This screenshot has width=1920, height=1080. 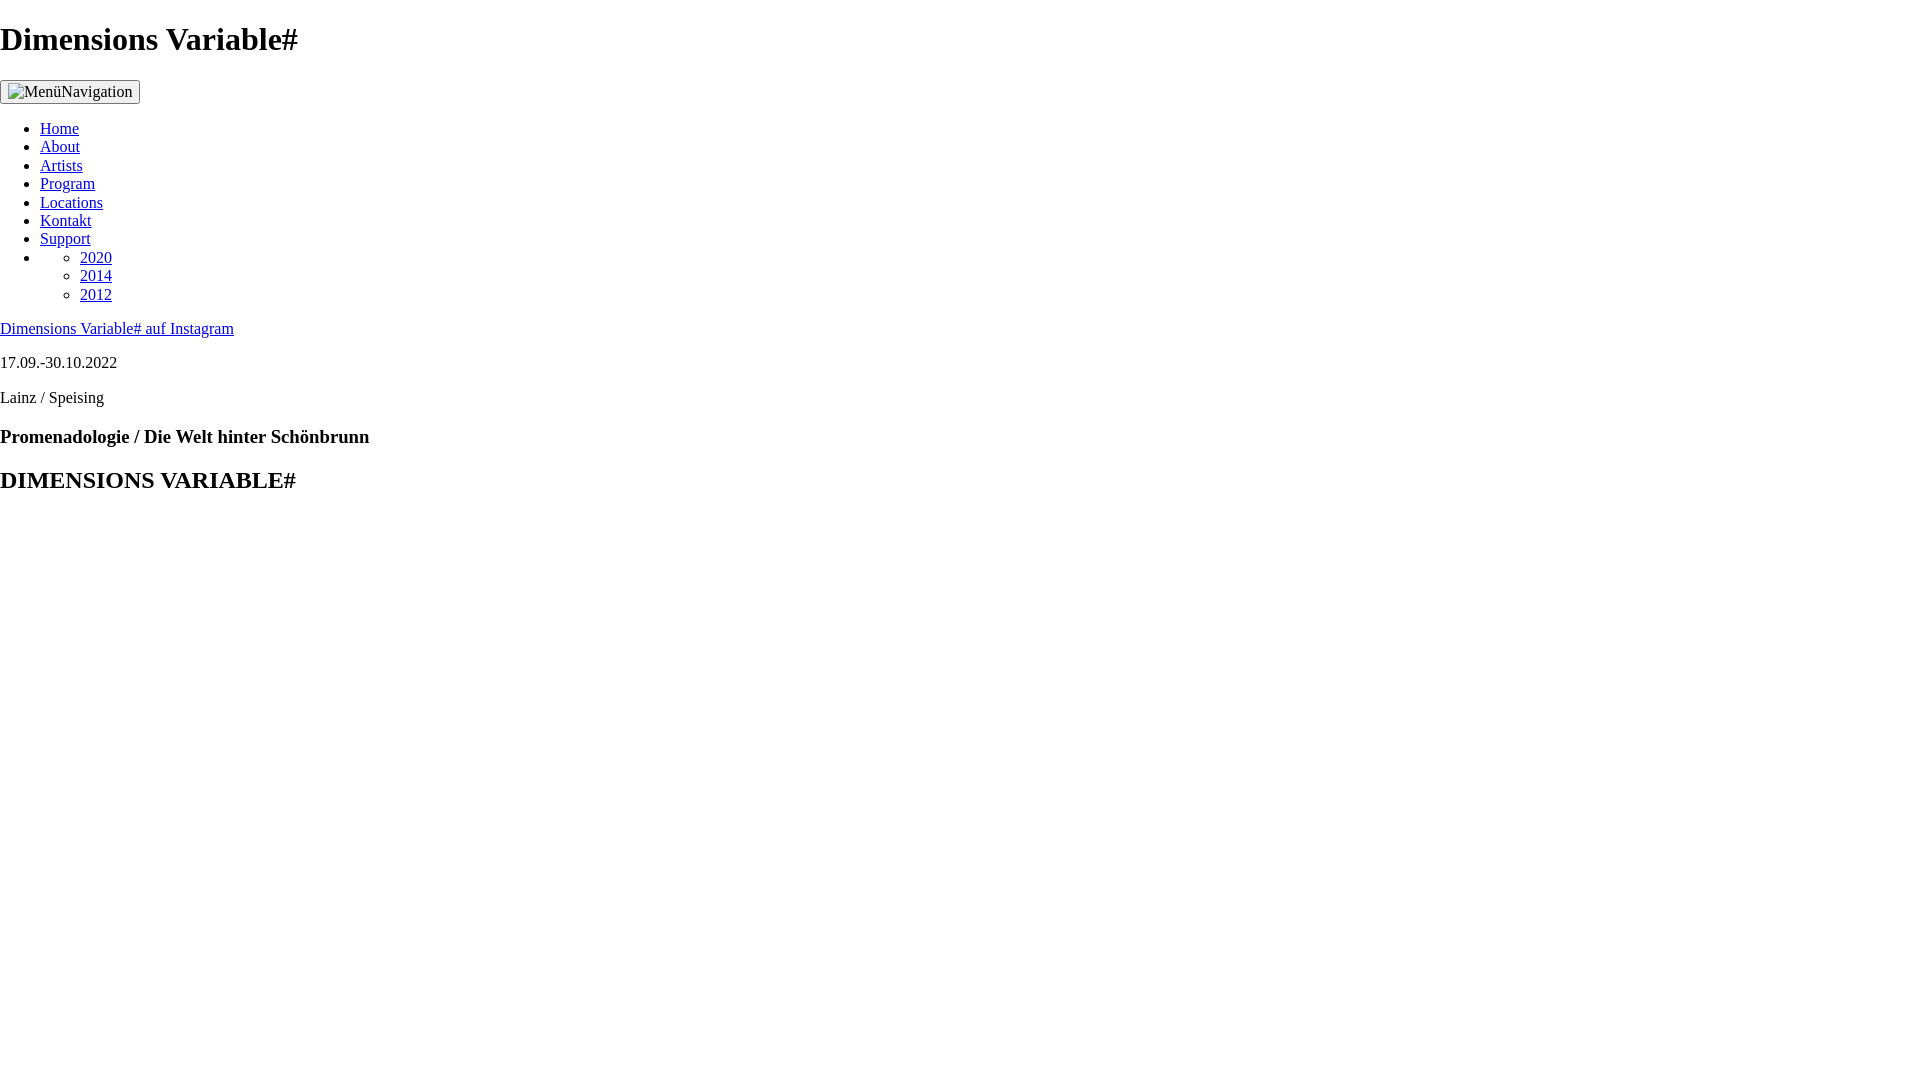 What do you see at coordinates (59, 128) in the screenshot?
I see `'Home'` at bounding box center [59, 128].